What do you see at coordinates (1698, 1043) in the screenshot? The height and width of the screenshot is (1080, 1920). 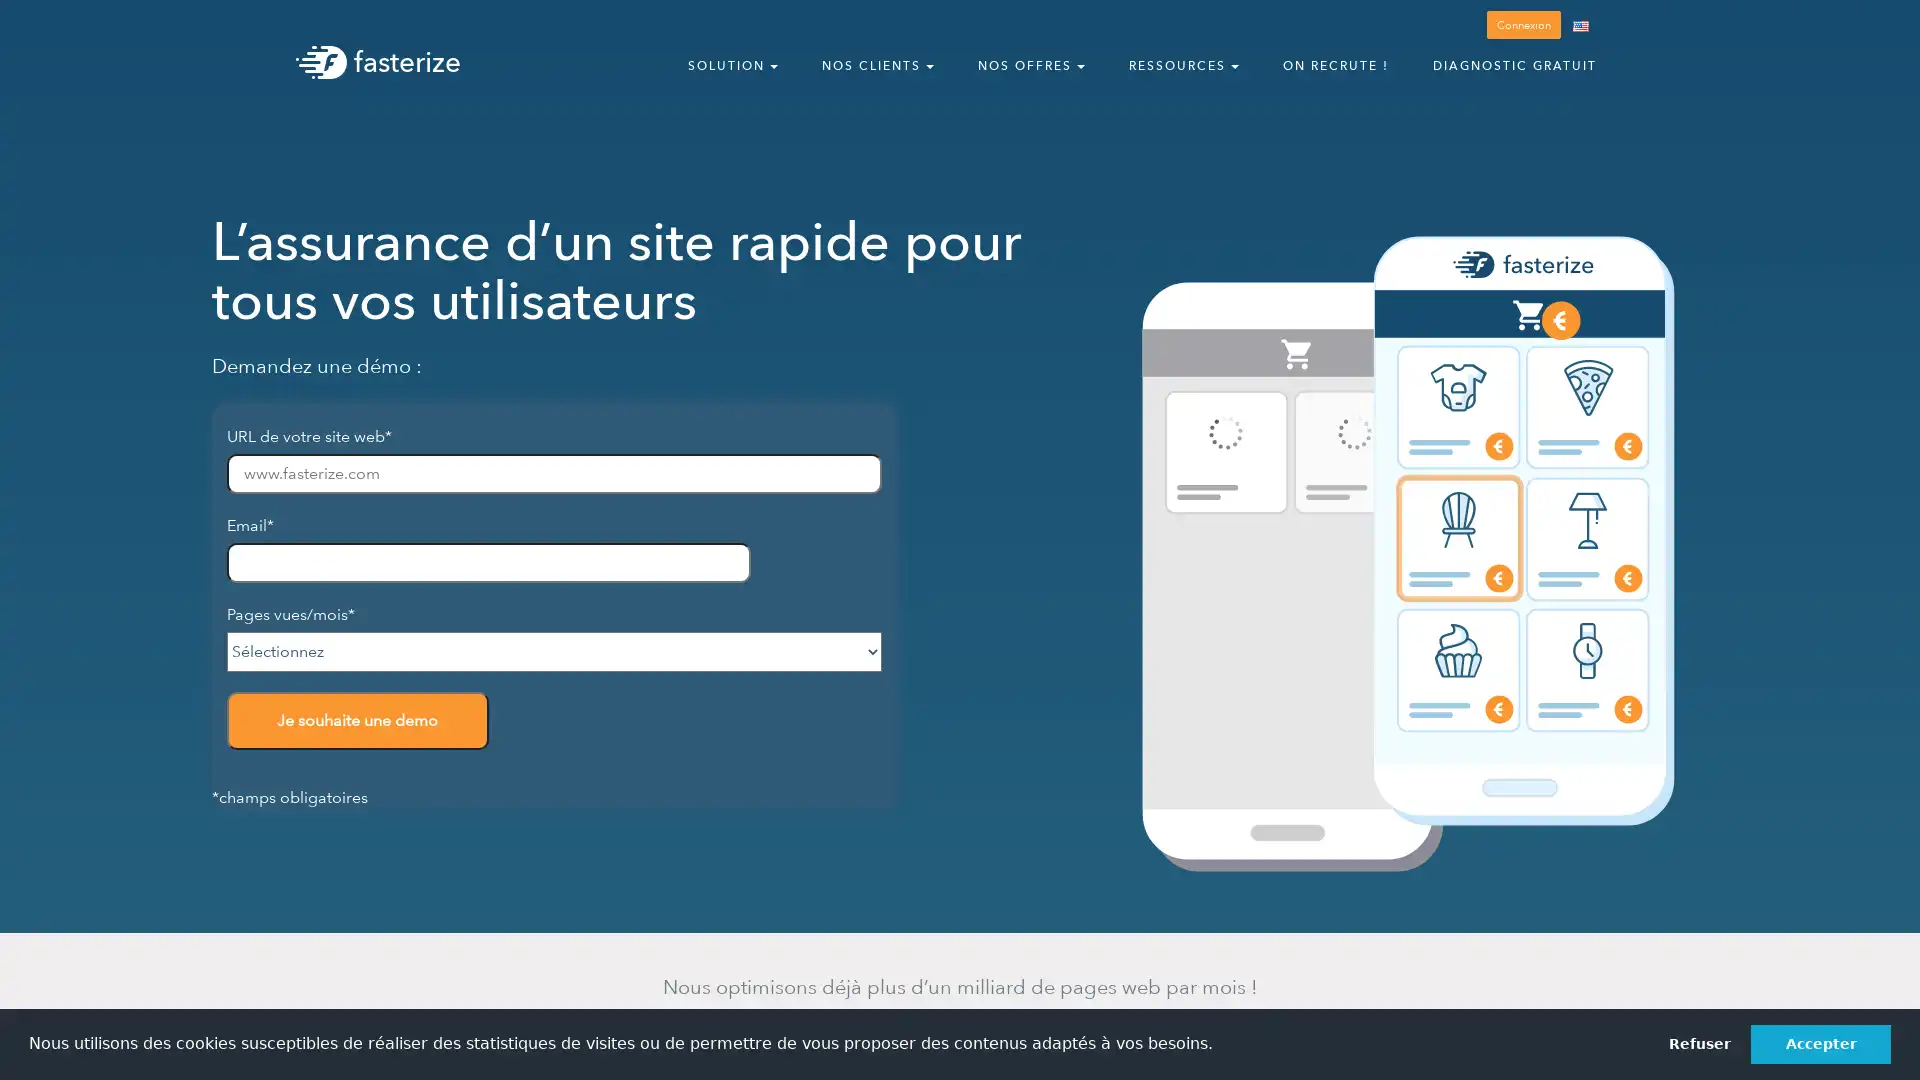 I see `dismiss cookie message` at bounding box center [1698, 1043].